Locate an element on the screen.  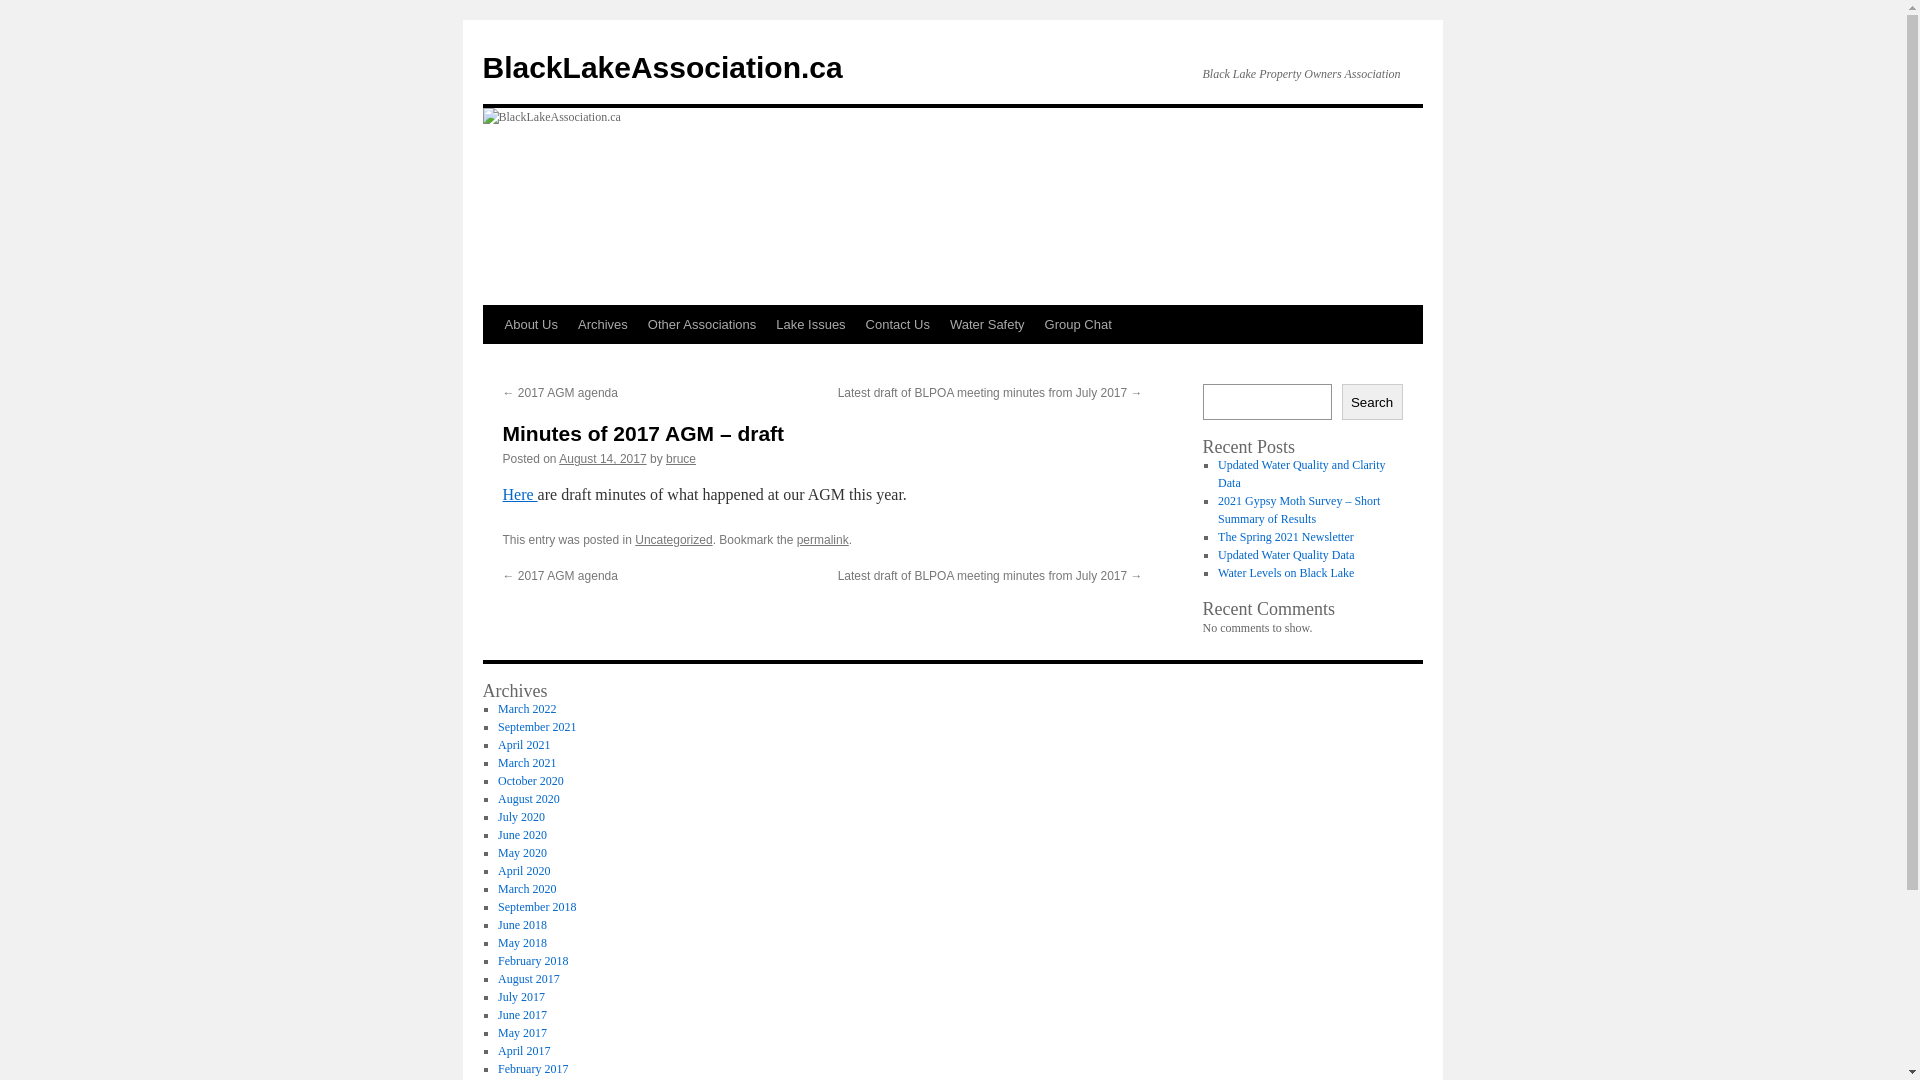
'March 2022' is located at coordinates (527, 708).